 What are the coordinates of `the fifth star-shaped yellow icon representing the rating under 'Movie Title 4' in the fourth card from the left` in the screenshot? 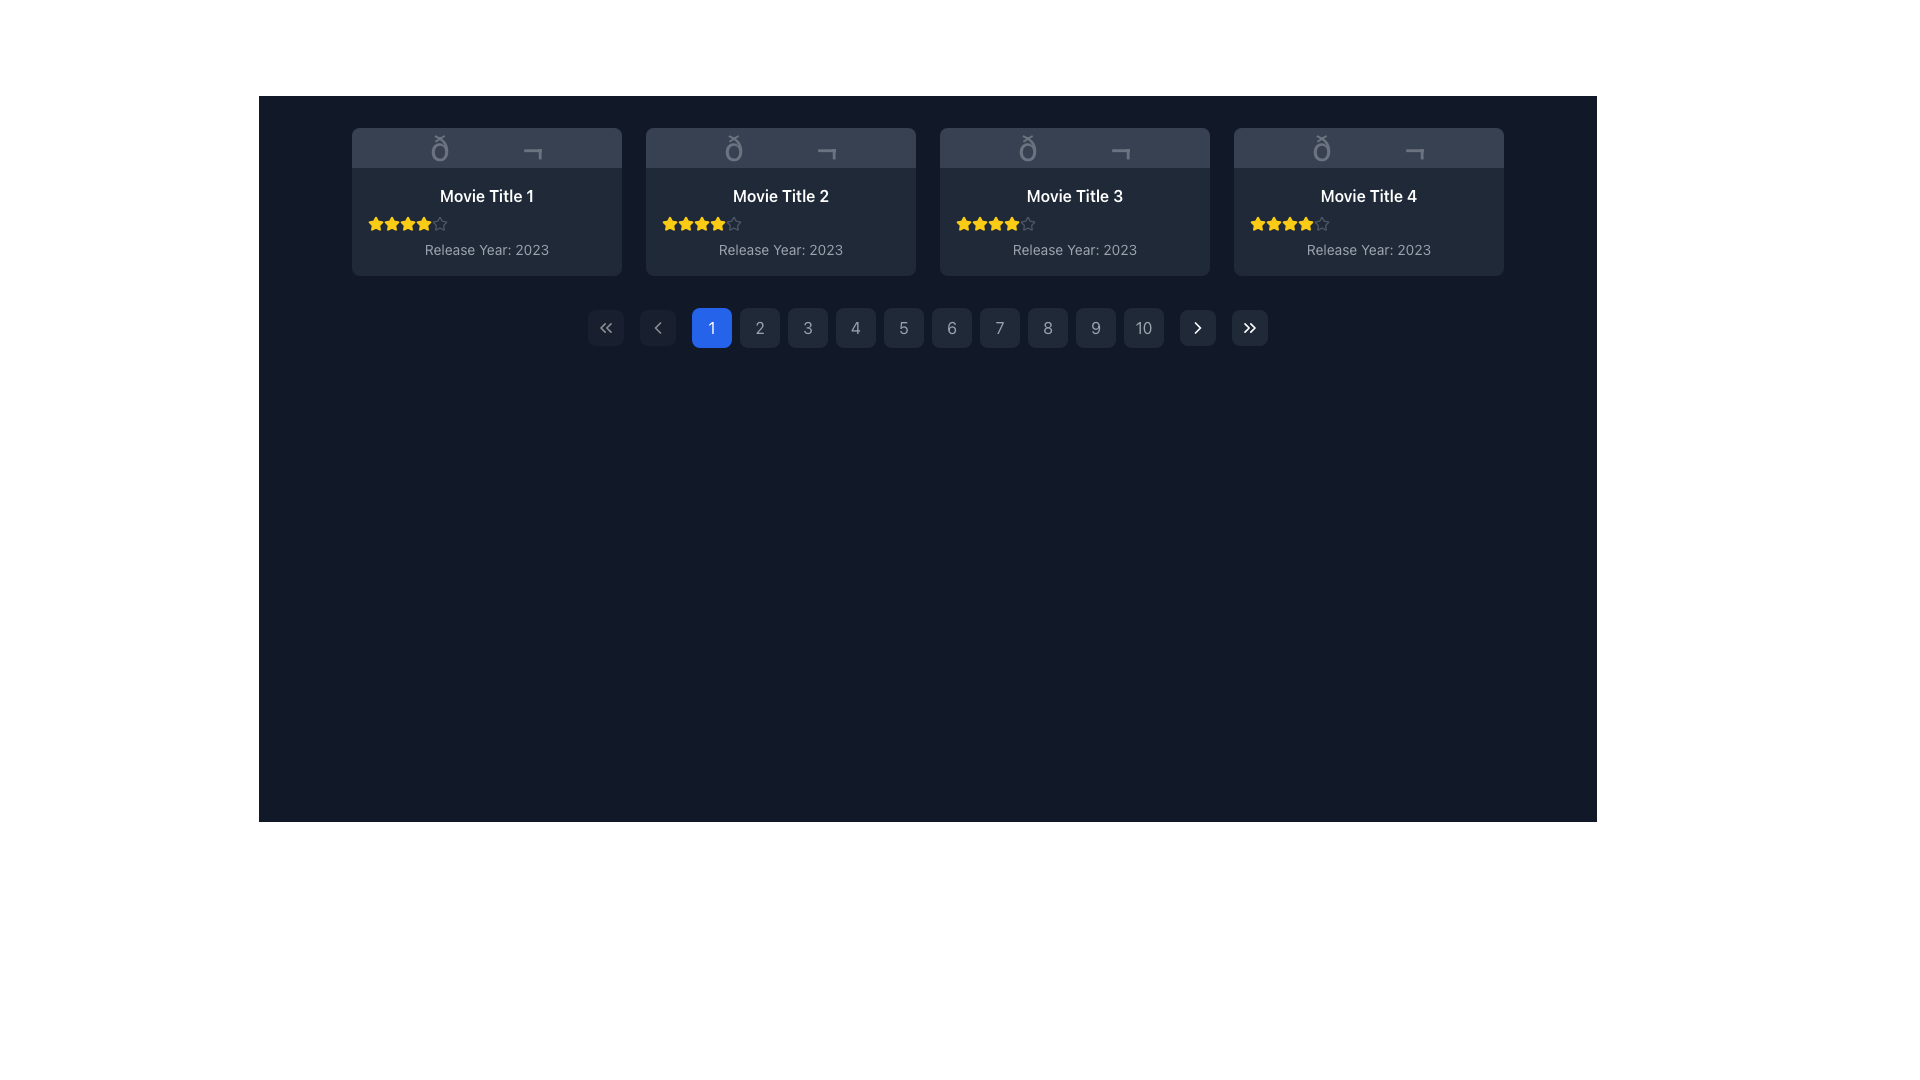 It's located at (1305, 223).